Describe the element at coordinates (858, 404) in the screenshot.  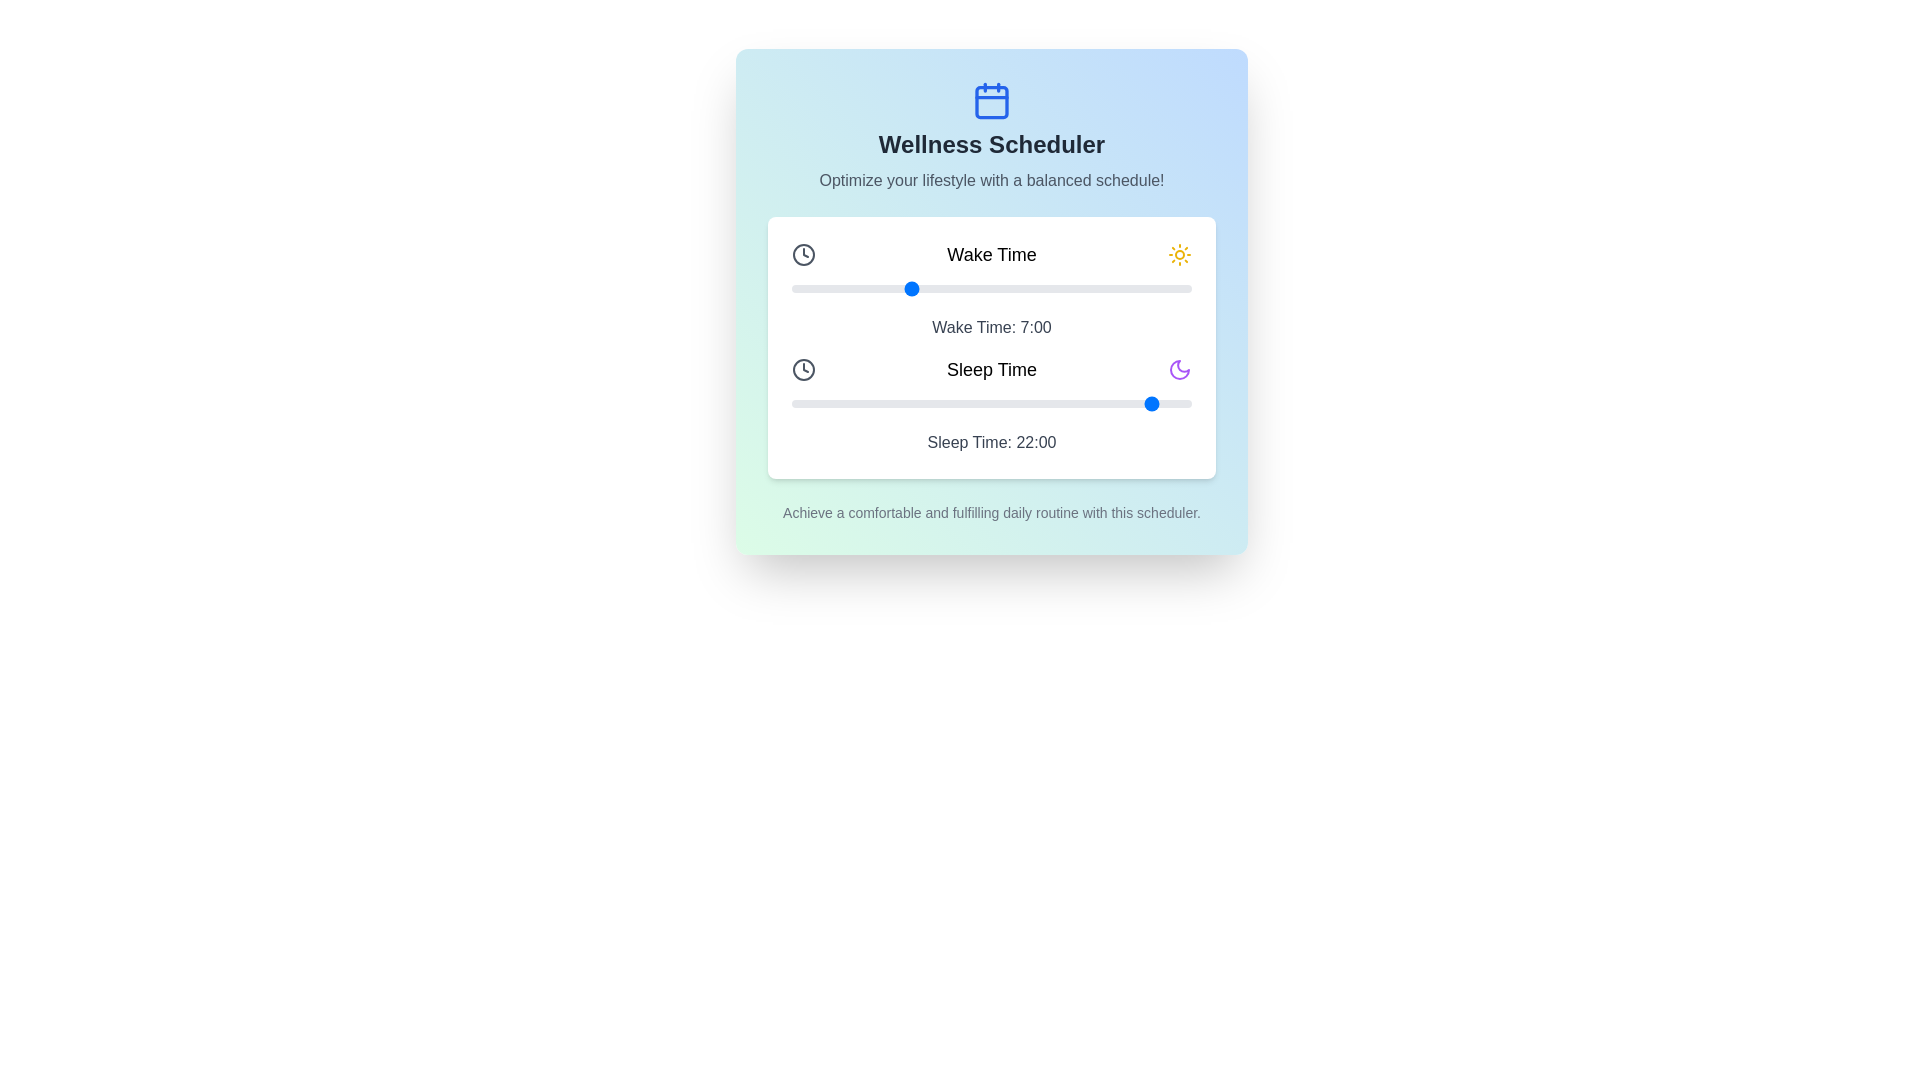
I see `the time` at that location.